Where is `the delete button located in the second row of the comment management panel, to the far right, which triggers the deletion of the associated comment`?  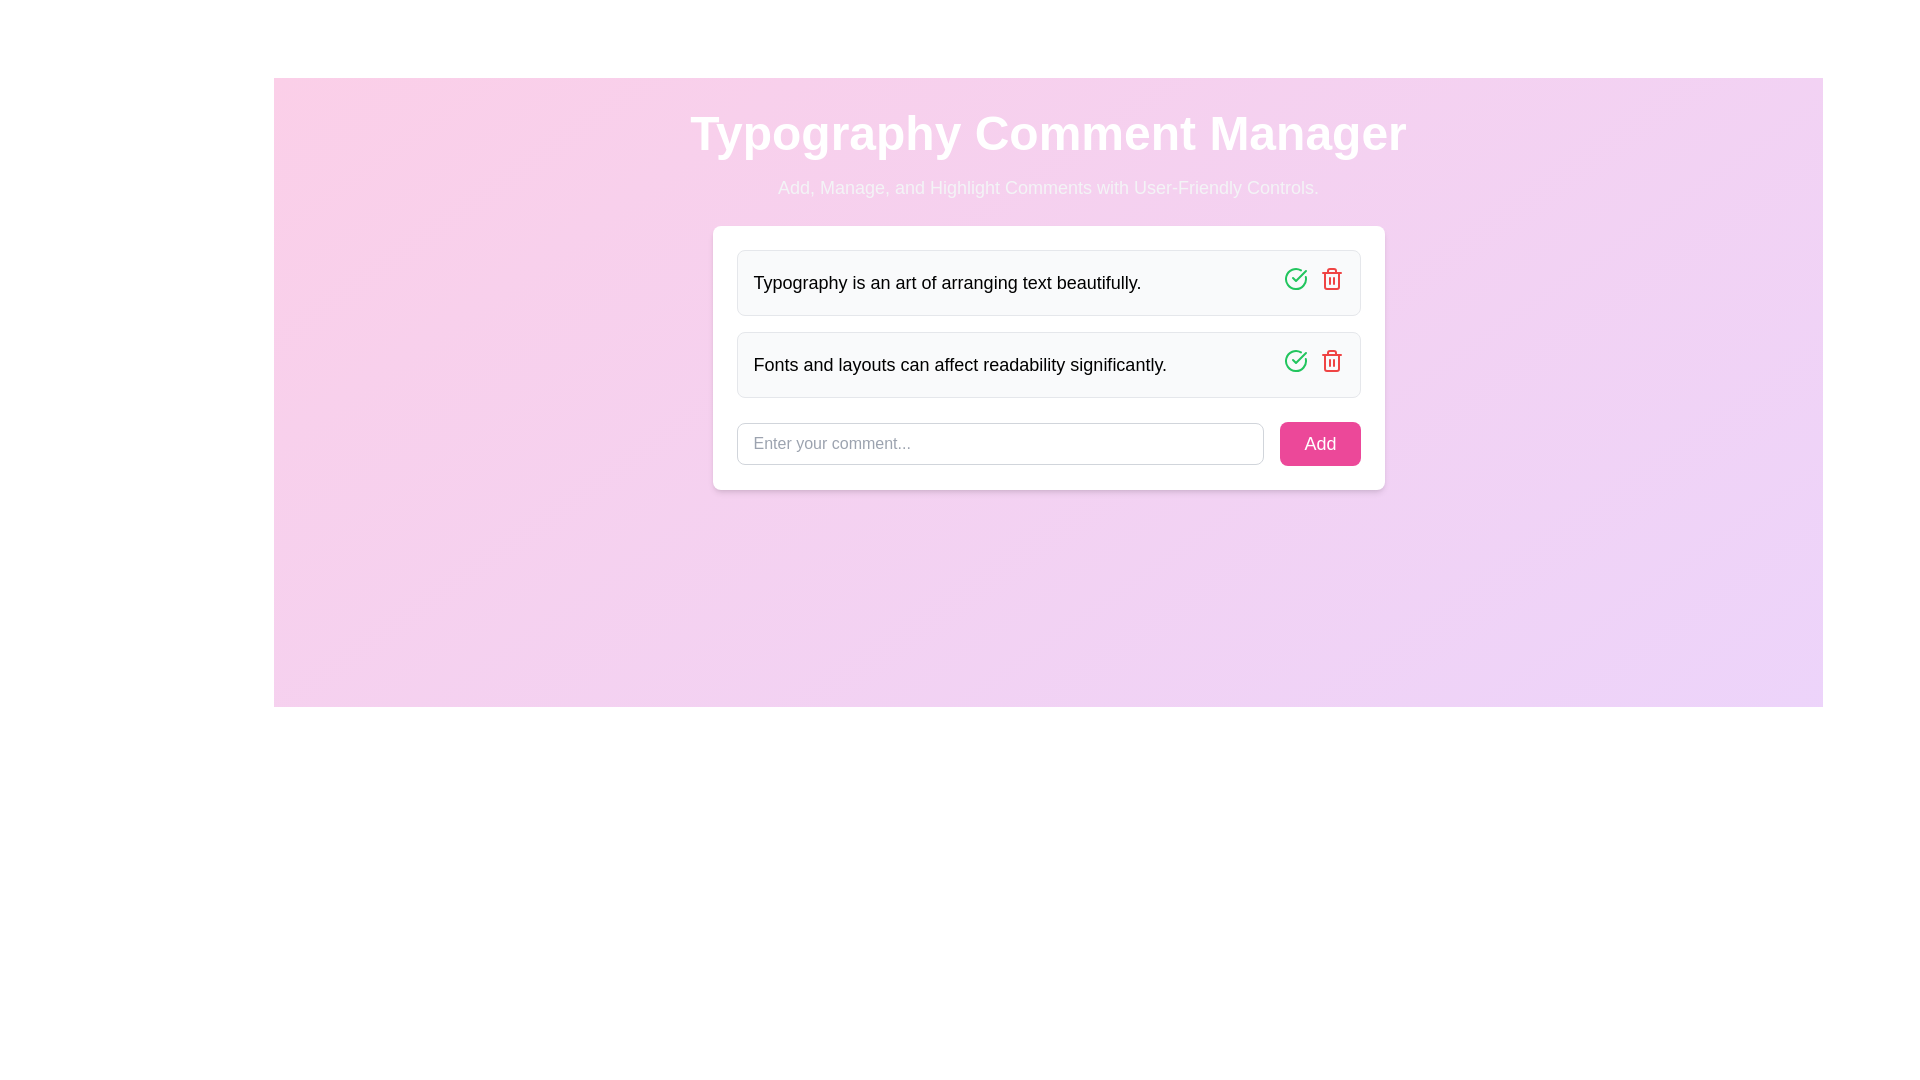 the delete button located in the second row of the comment management panel, to the far right, which triggers the deletion of the associated comment is located at coordinates (1331, 361).